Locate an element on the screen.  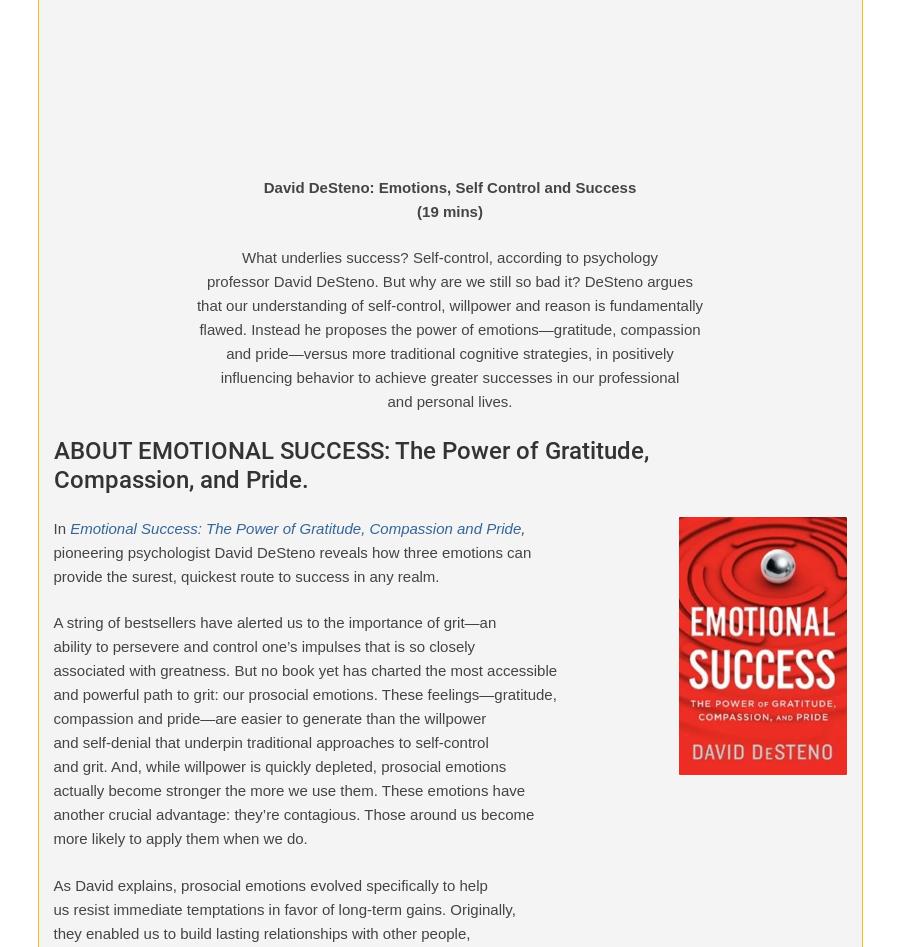
'MentorCoach and ICF Certification' is located at coordinates (53, 506).